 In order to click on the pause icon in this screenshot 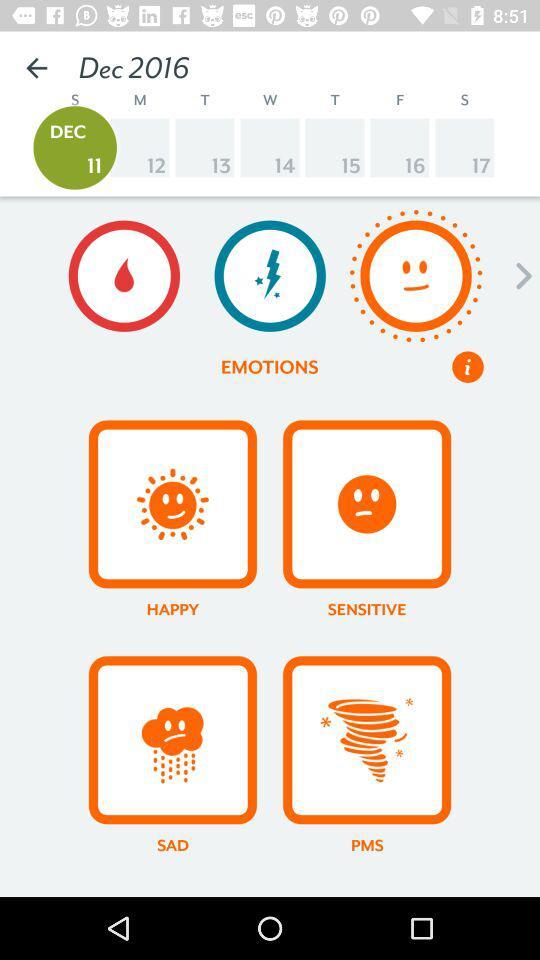, I will do `click(468, 366)`.